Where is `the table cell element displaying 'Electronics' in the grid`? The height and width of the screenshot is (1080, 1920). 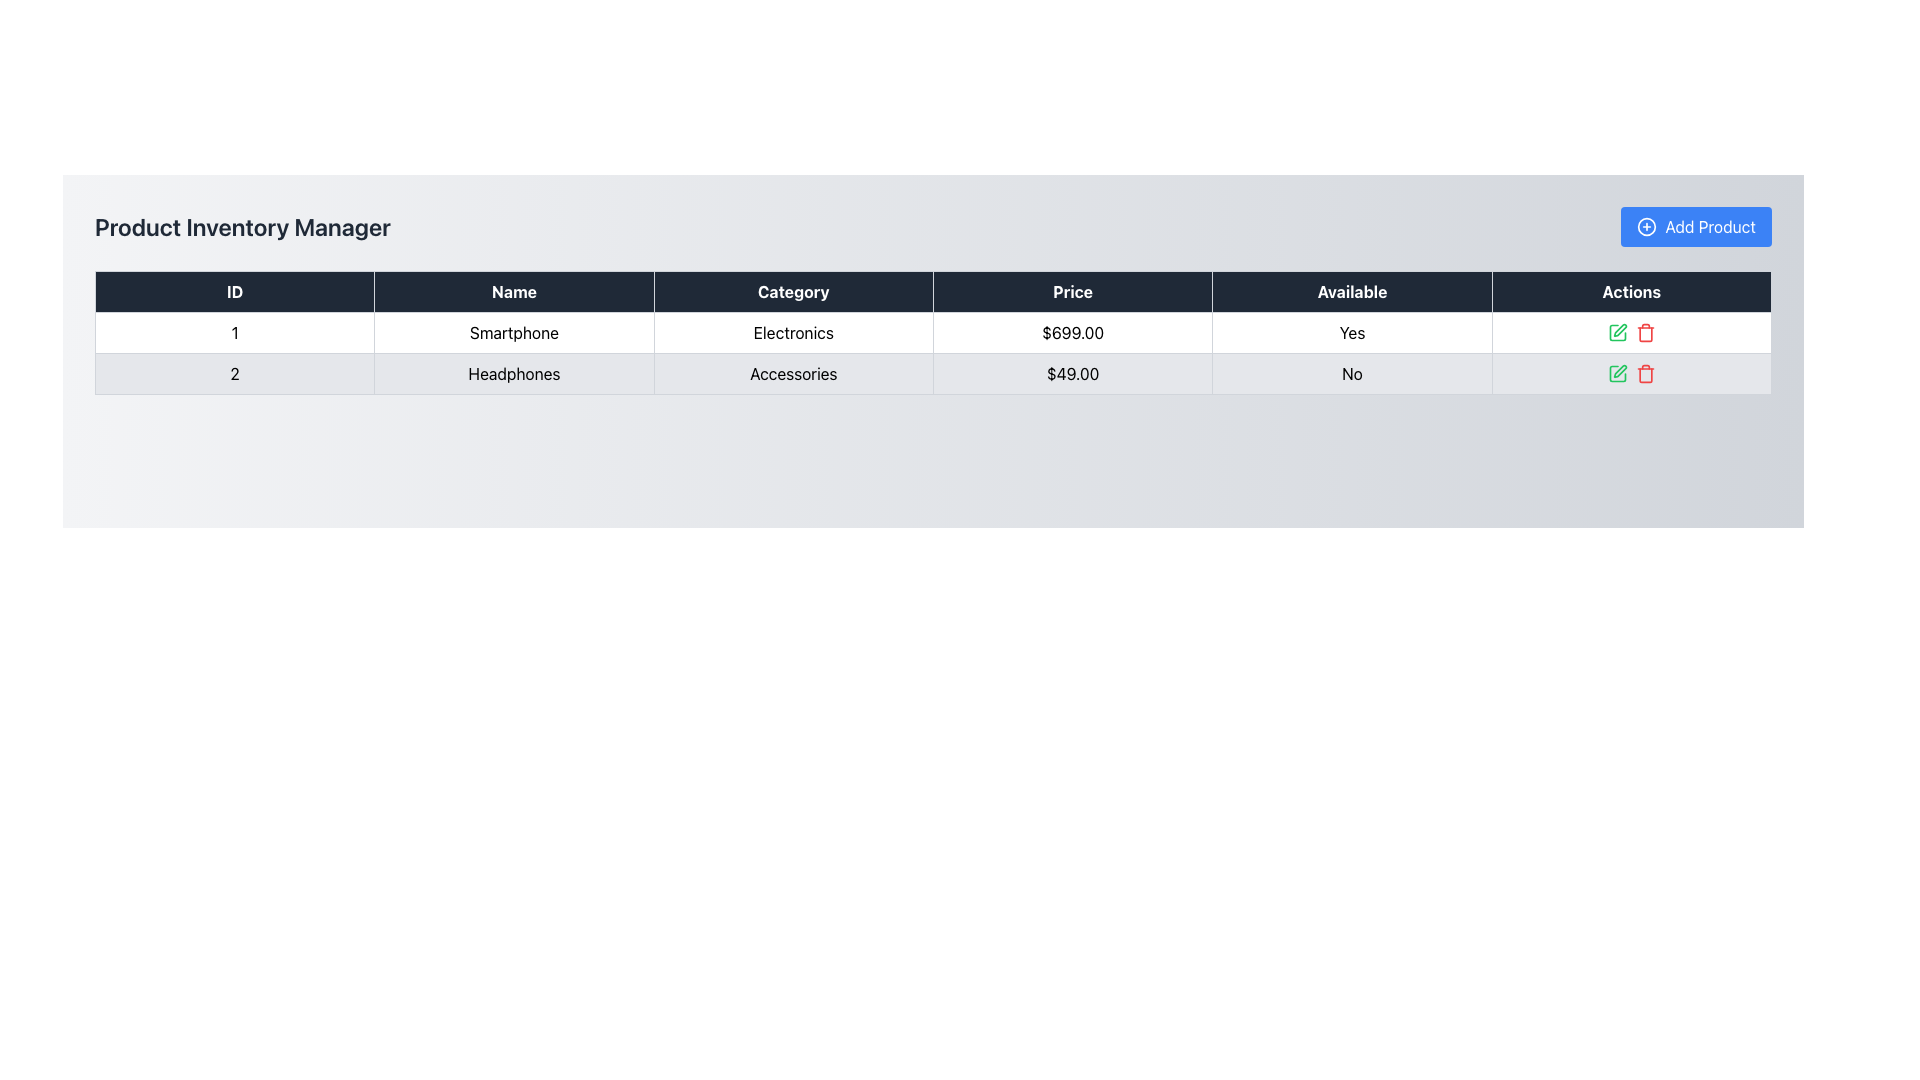 the table cell element displaying 'Electronics' in the grid is located at coordinates (792, 331).